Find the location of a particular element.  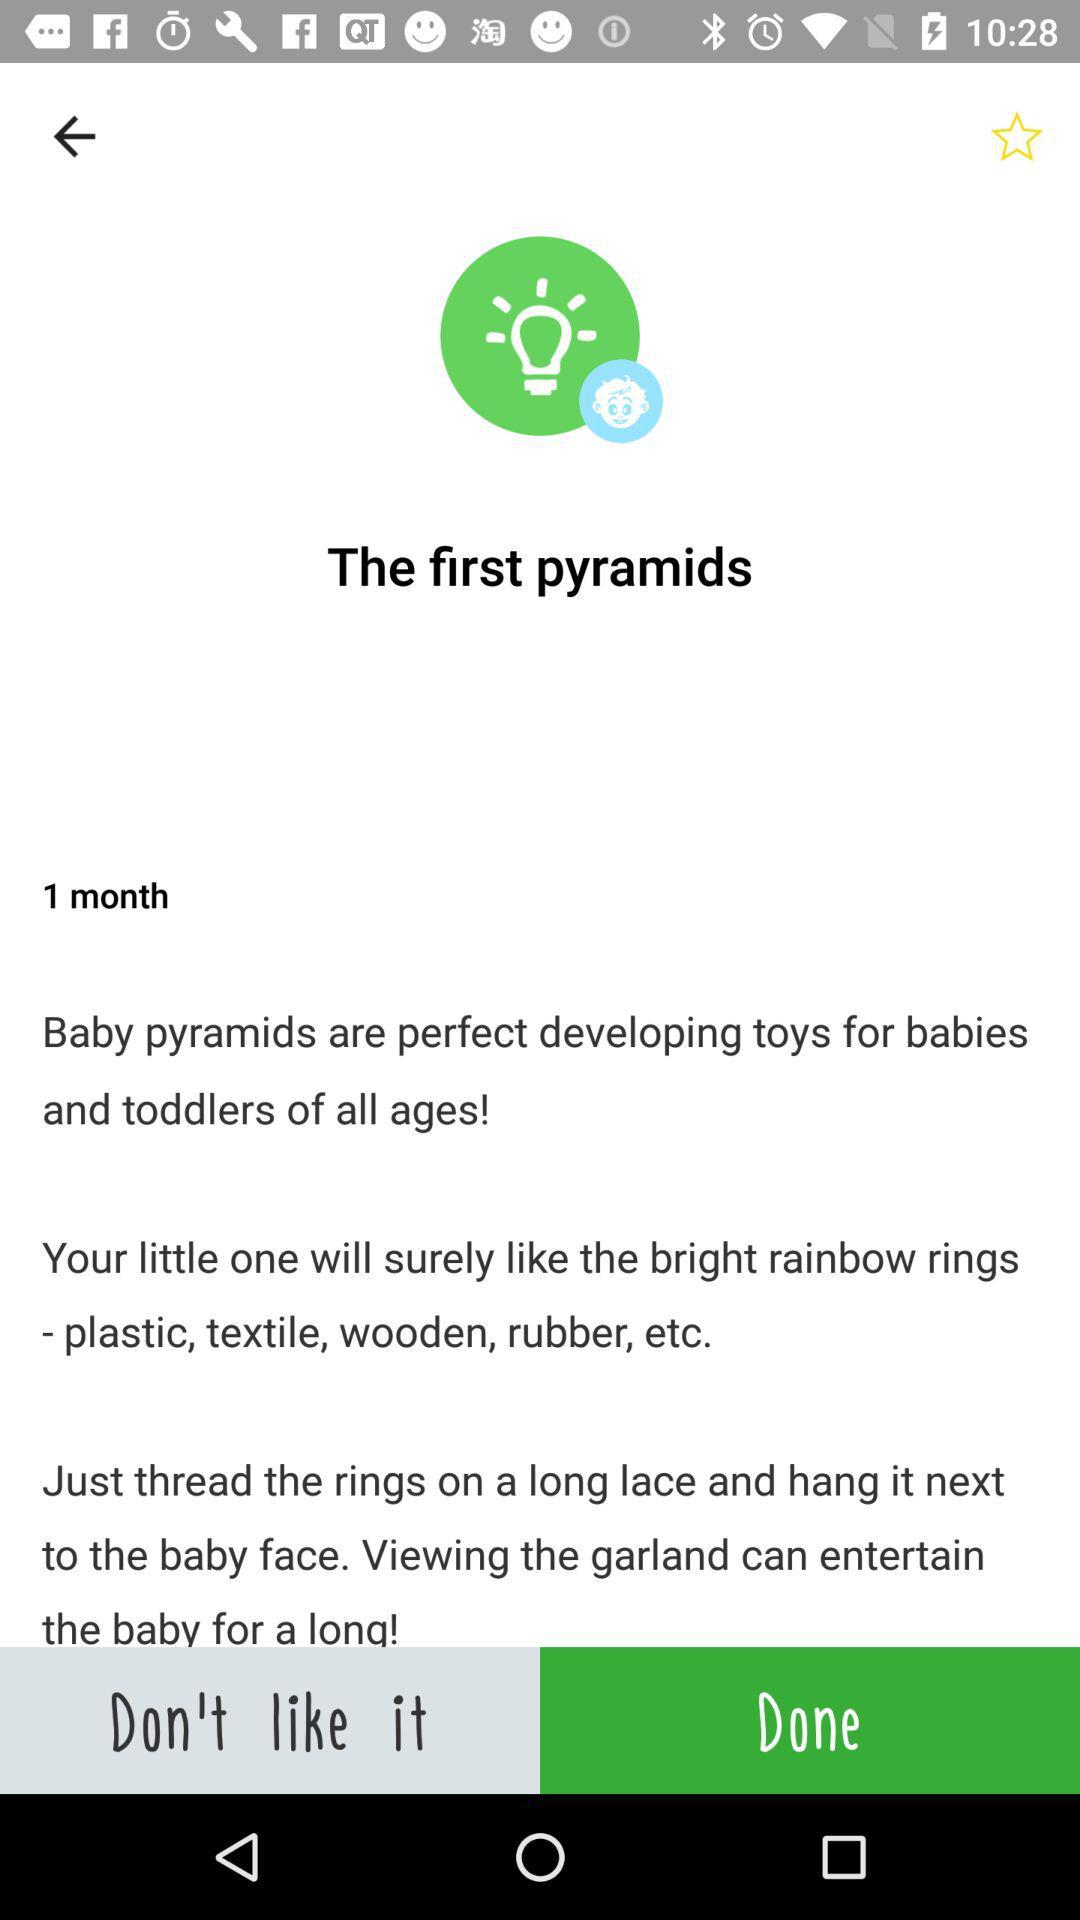

the item above the the first pyramids is located at coordinates (72, 135).